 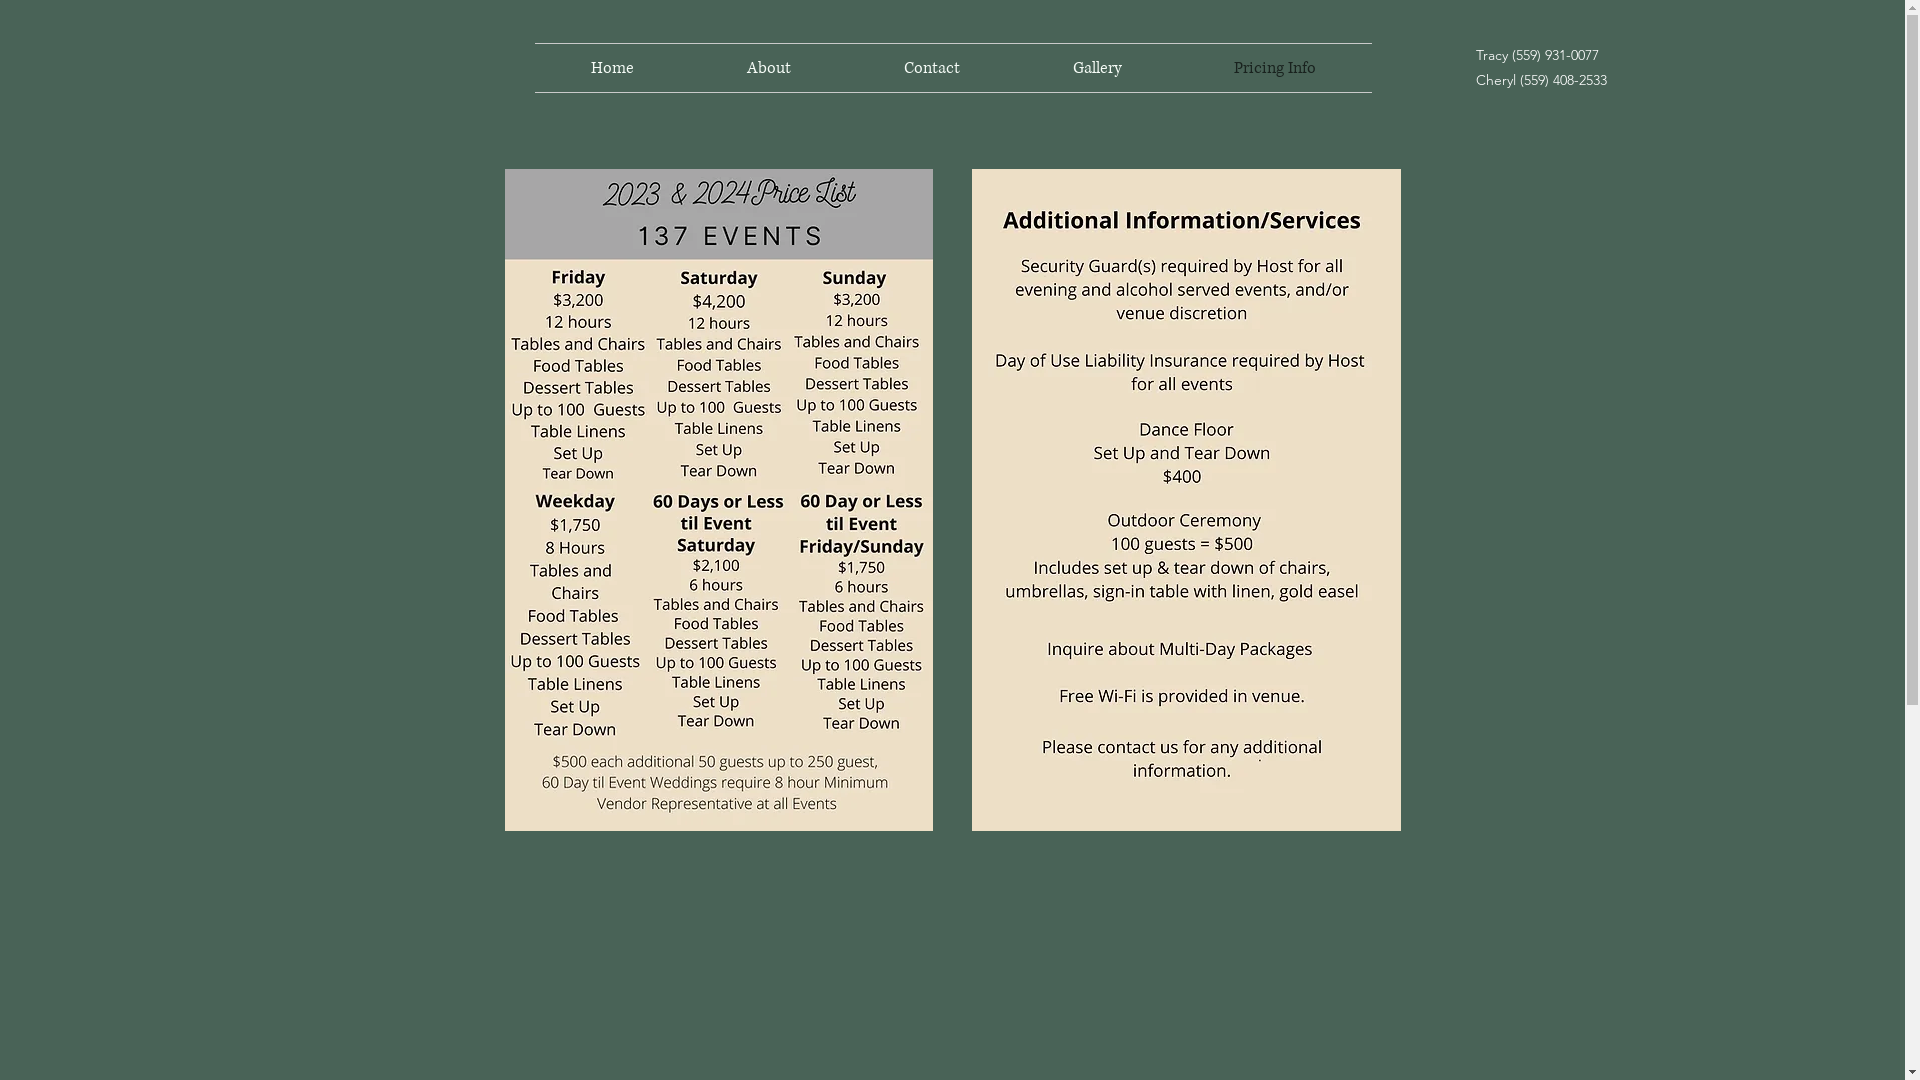 What do you see at coordinates (1095, 67) in the screenshot?
I see `'Gallery'` at bounding box center [1095, 67].